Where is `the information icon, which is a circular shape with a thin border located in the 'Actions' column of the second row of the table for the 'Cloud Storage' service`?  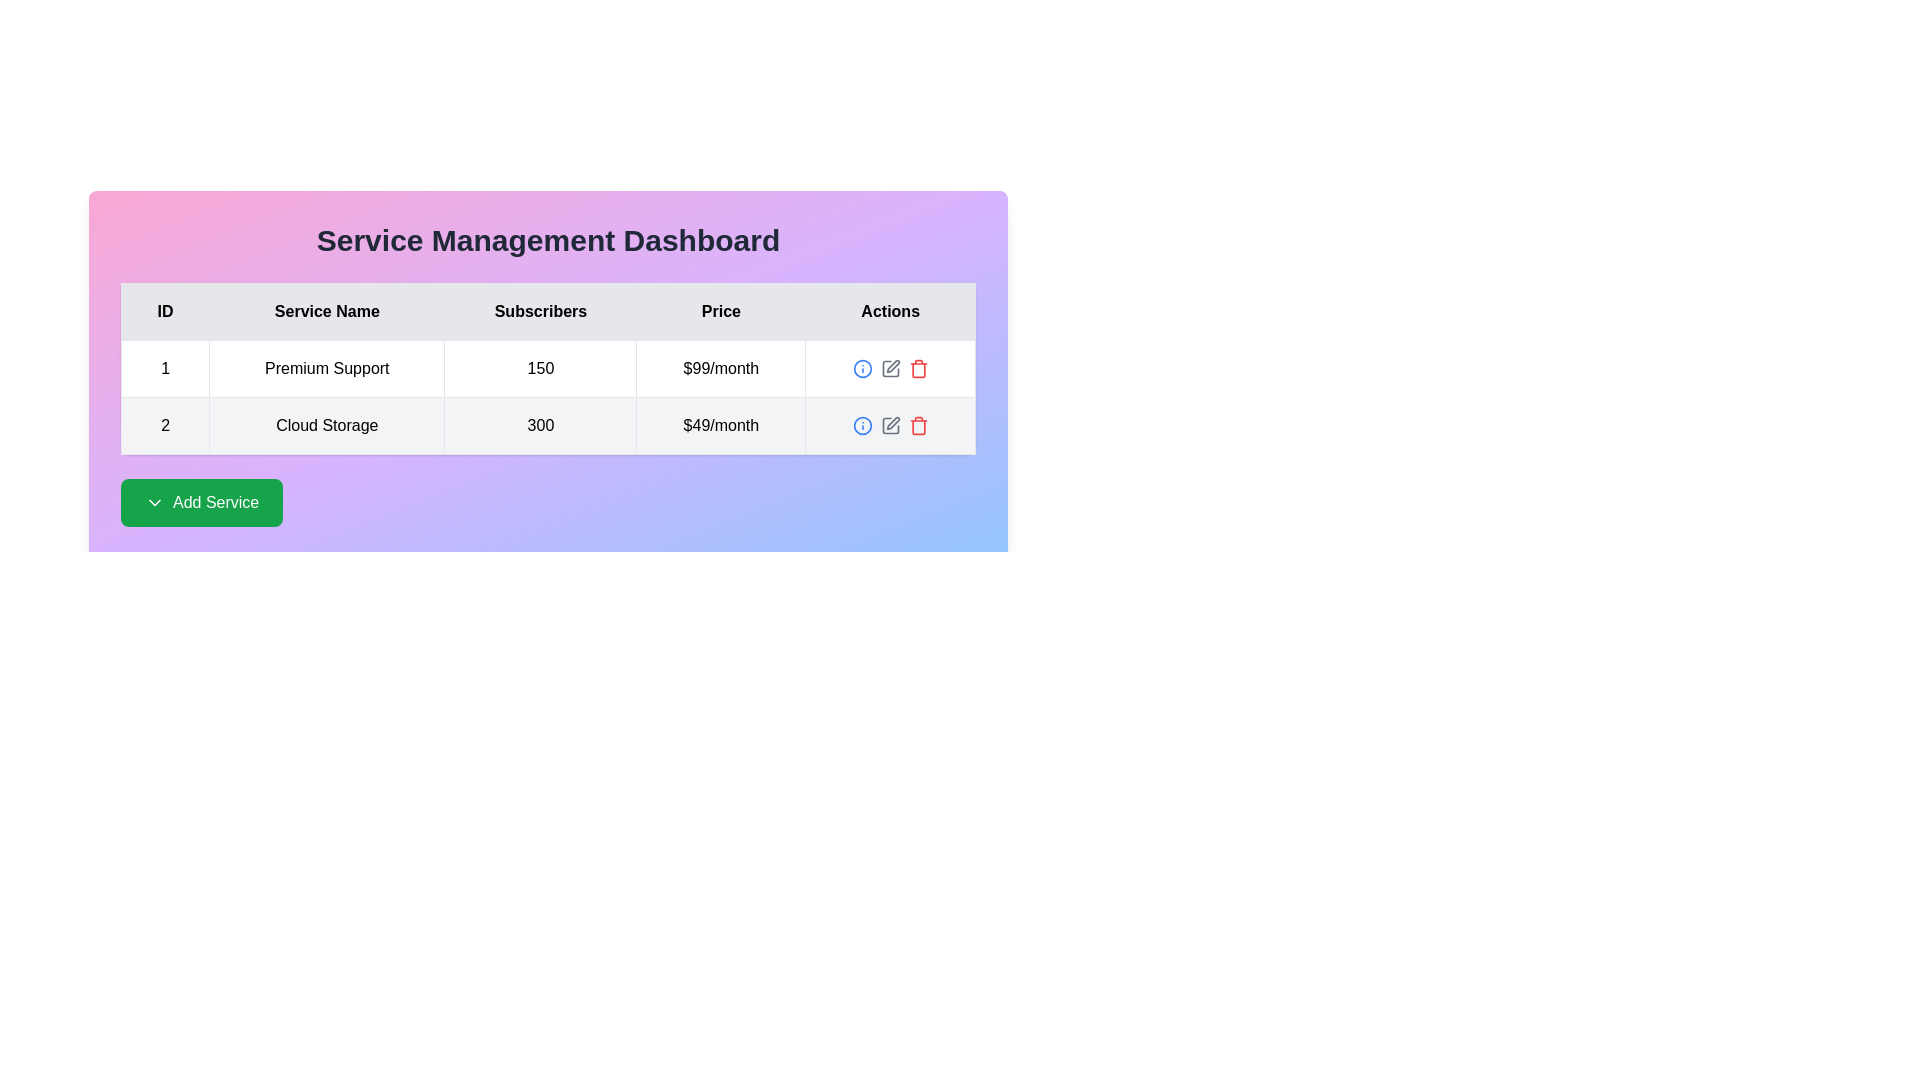 the information icon, which is a circular shape with a thin border located in the 'Actions' column of the second row of the table for the 'Cloud Storage' service is located at coordinates (862, 369).